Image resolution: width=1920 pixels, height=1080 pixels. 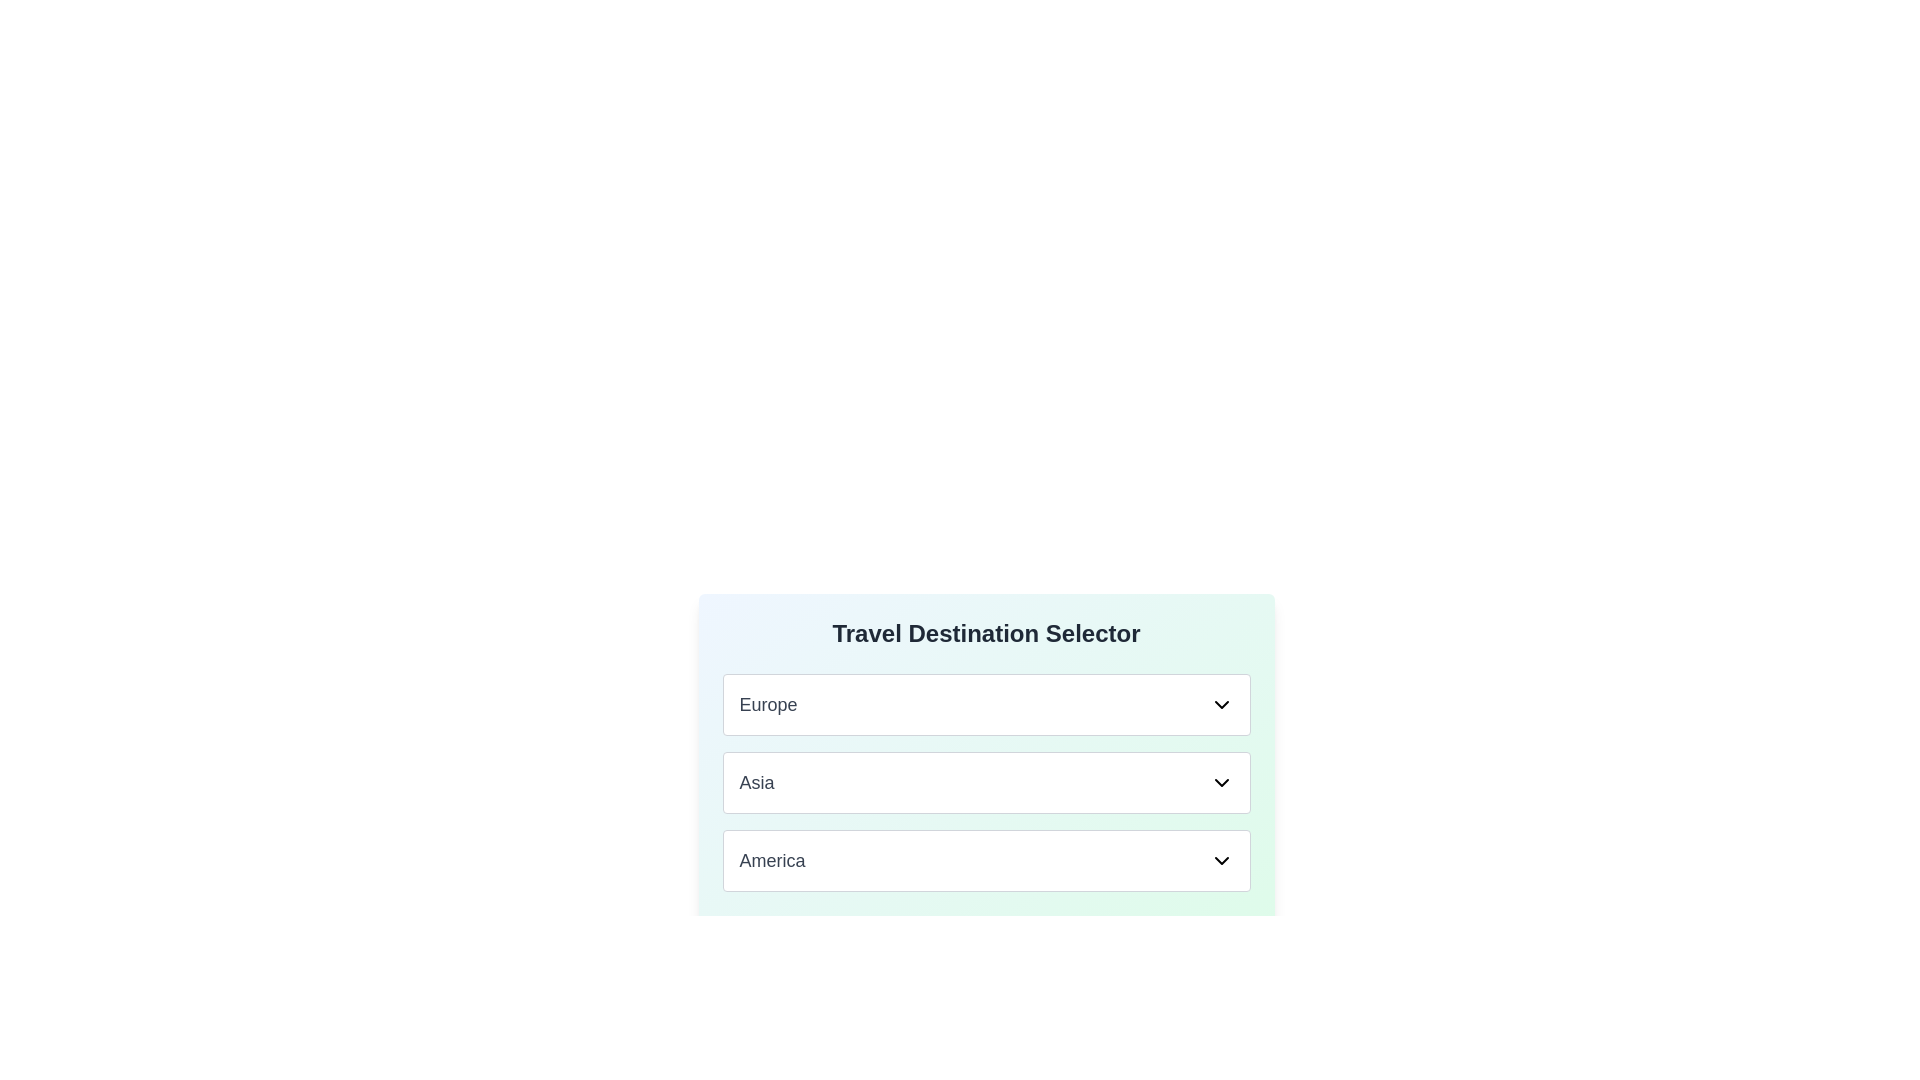 What do you see at coordinates (986, 782) in the screenshot?
I see `the dropdown option labeled 'Asia'` at bounding box center [986, 782].